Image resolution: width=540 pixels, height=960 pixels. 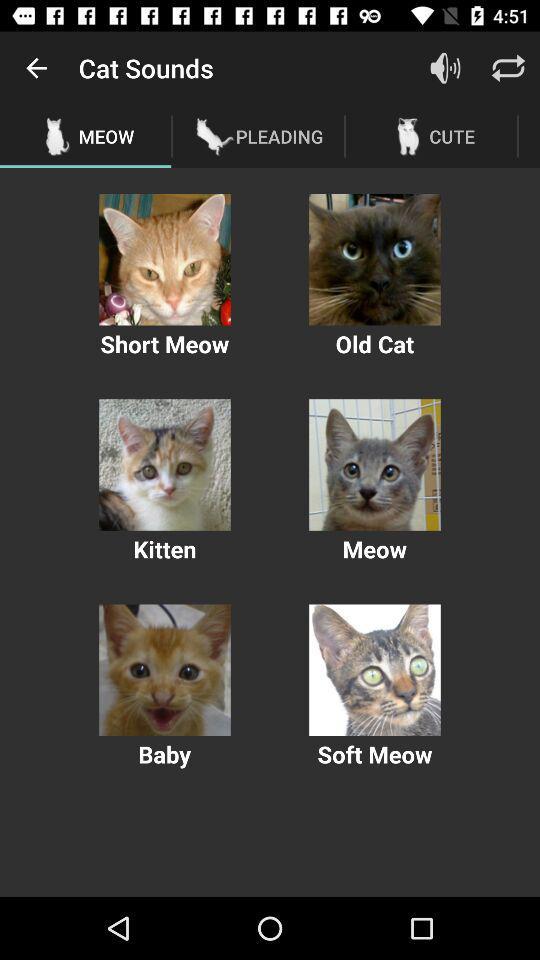 I want to click on press for short meow, so click(x=164, y=258).